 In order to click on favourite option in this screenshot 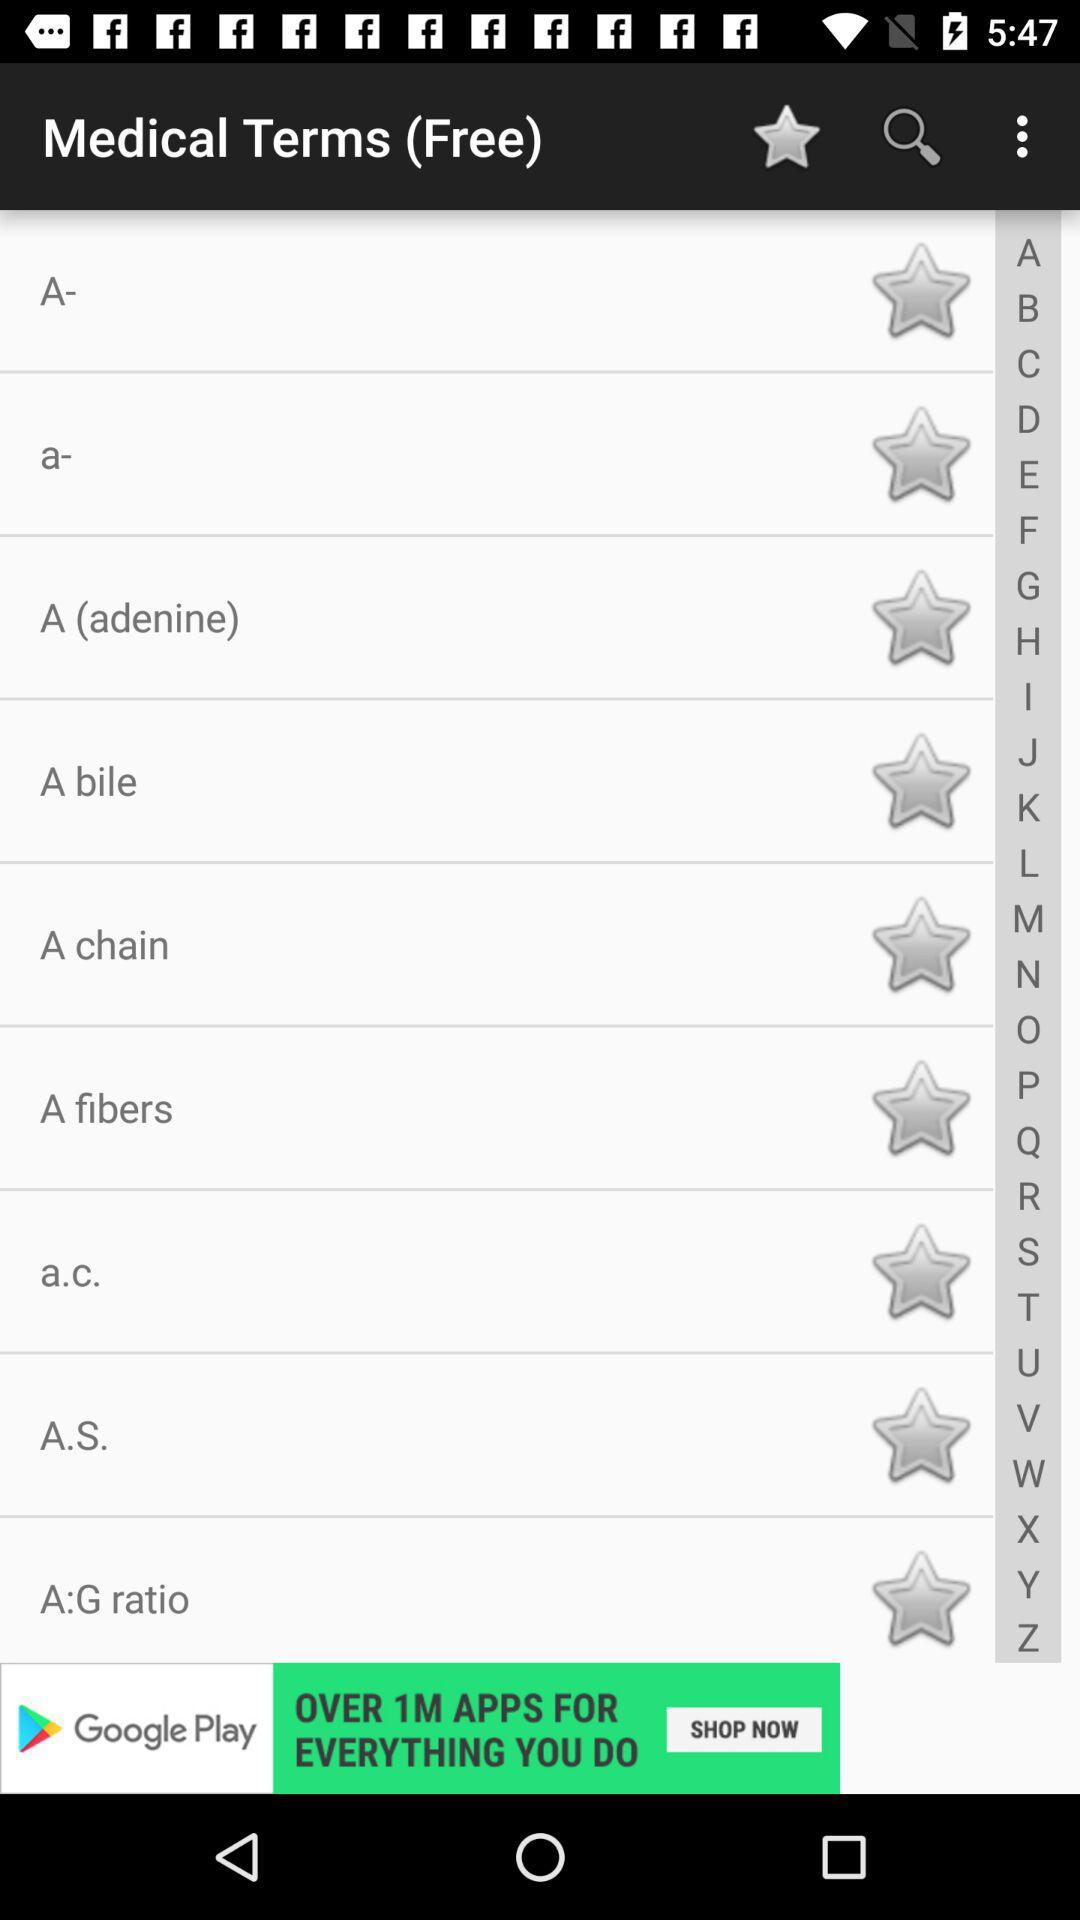, I will do `click(920, 452)`.